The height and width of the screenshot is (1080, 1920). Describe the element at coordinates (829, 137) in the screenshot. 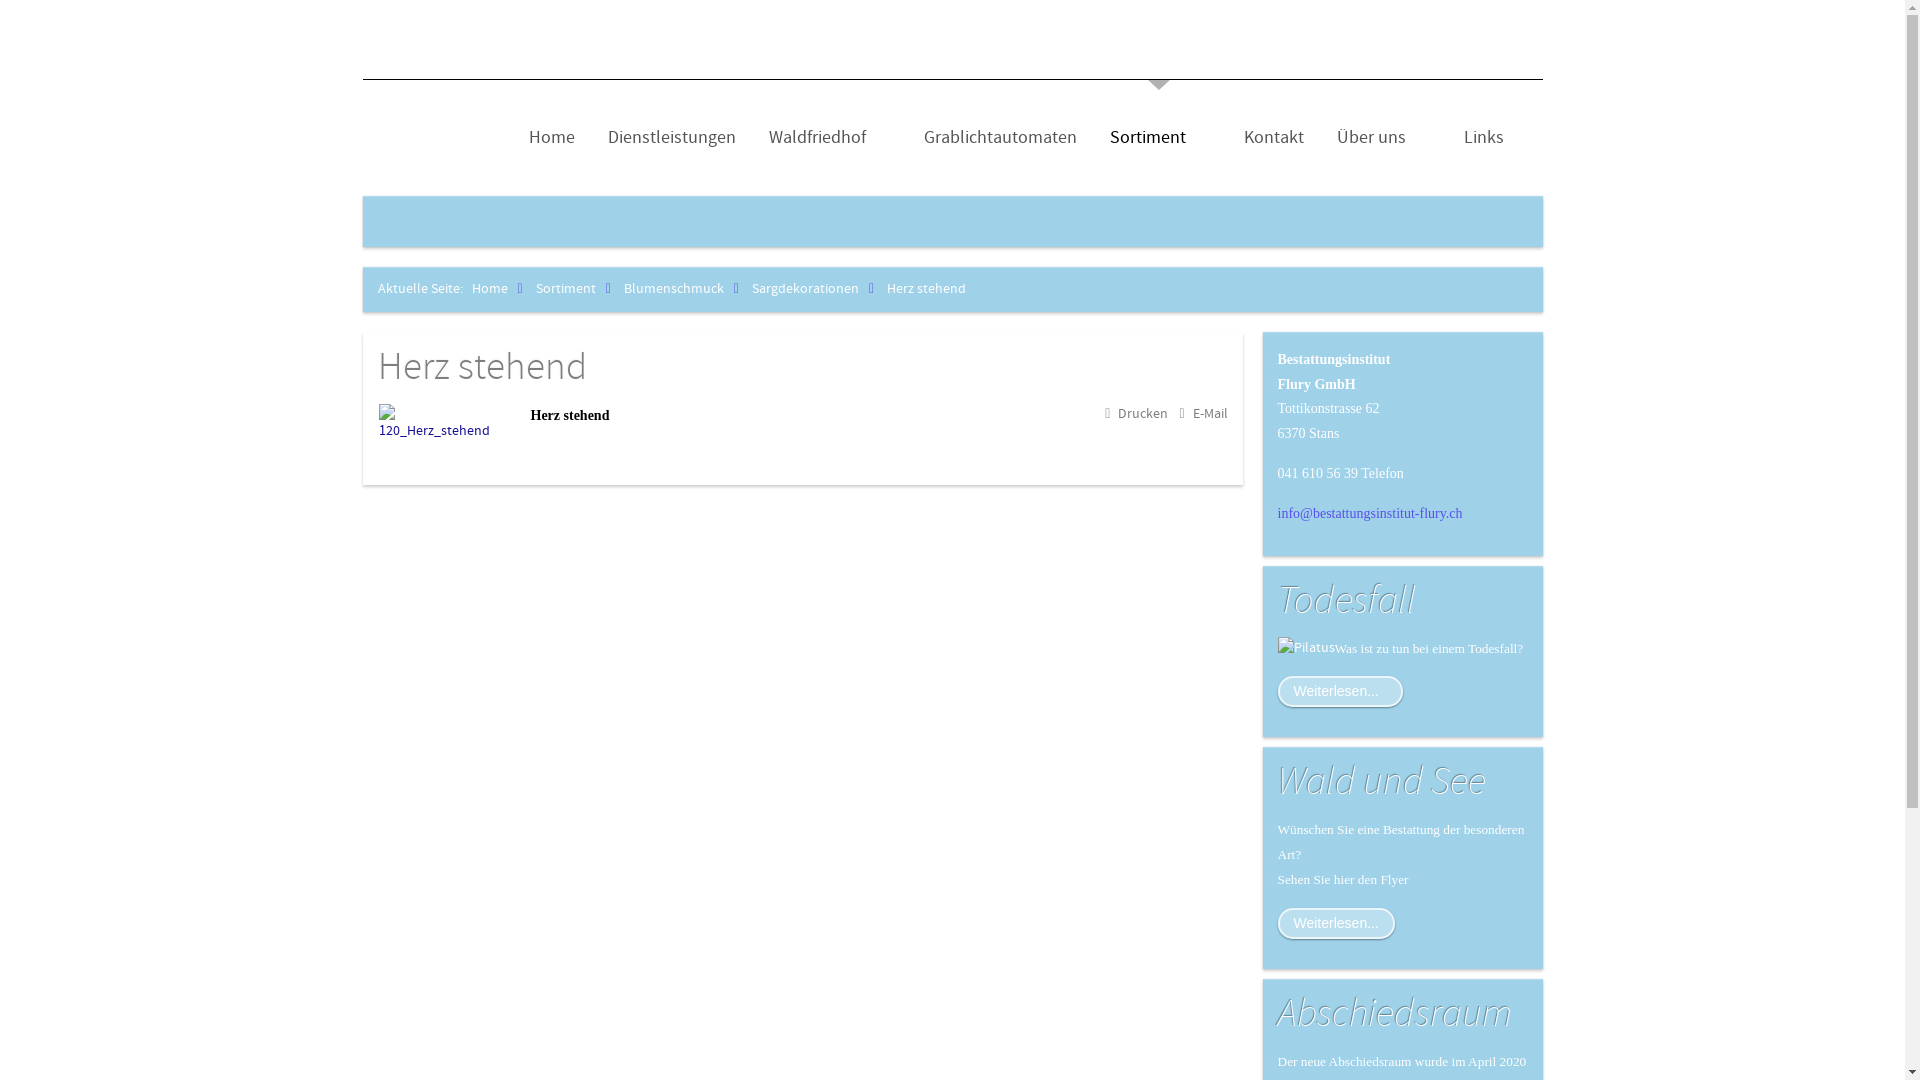

I see `'Waldfriedhof'` at that location.